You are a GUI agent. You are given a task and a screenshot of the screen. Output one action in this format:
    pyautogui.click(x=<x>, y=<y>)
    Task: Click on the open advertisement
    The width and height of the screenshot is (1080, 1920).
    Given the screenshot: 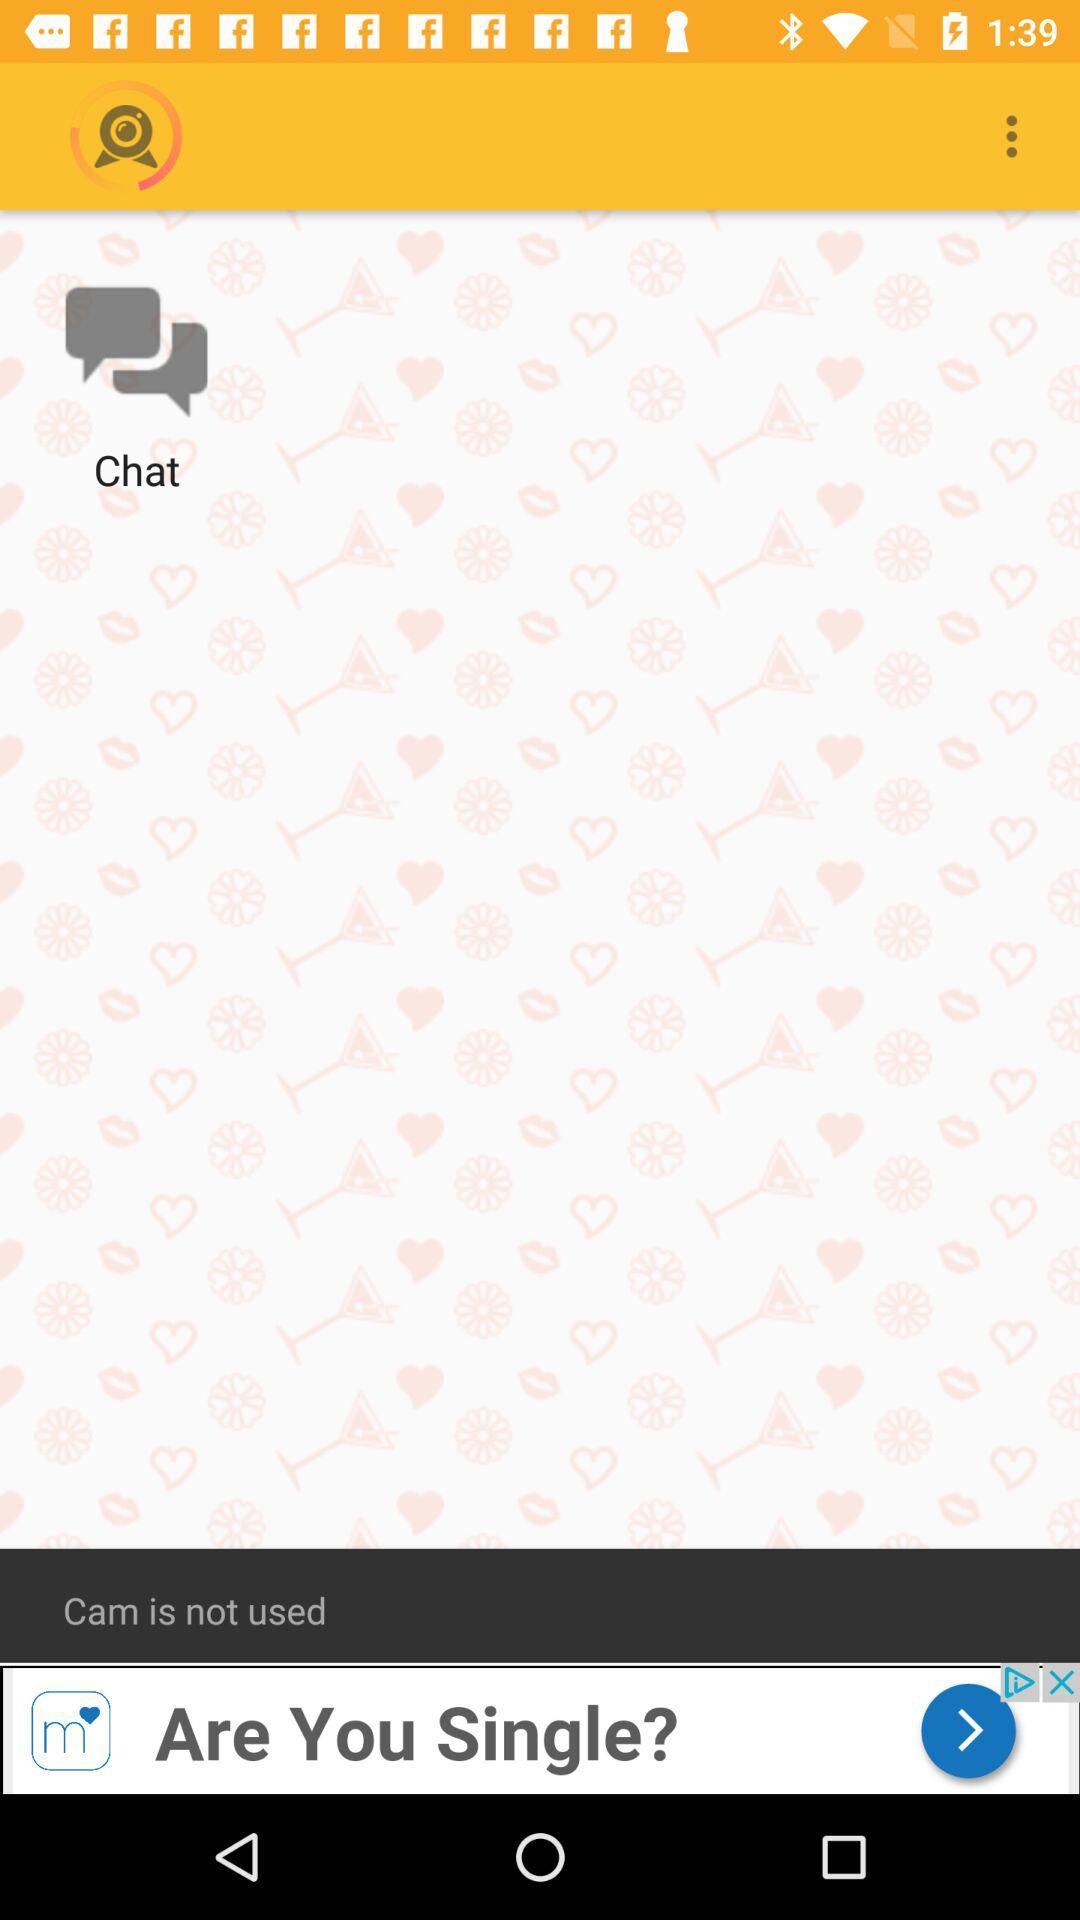 What is the action you would take?
    pyautogui.click(x=540, y=1727)
    